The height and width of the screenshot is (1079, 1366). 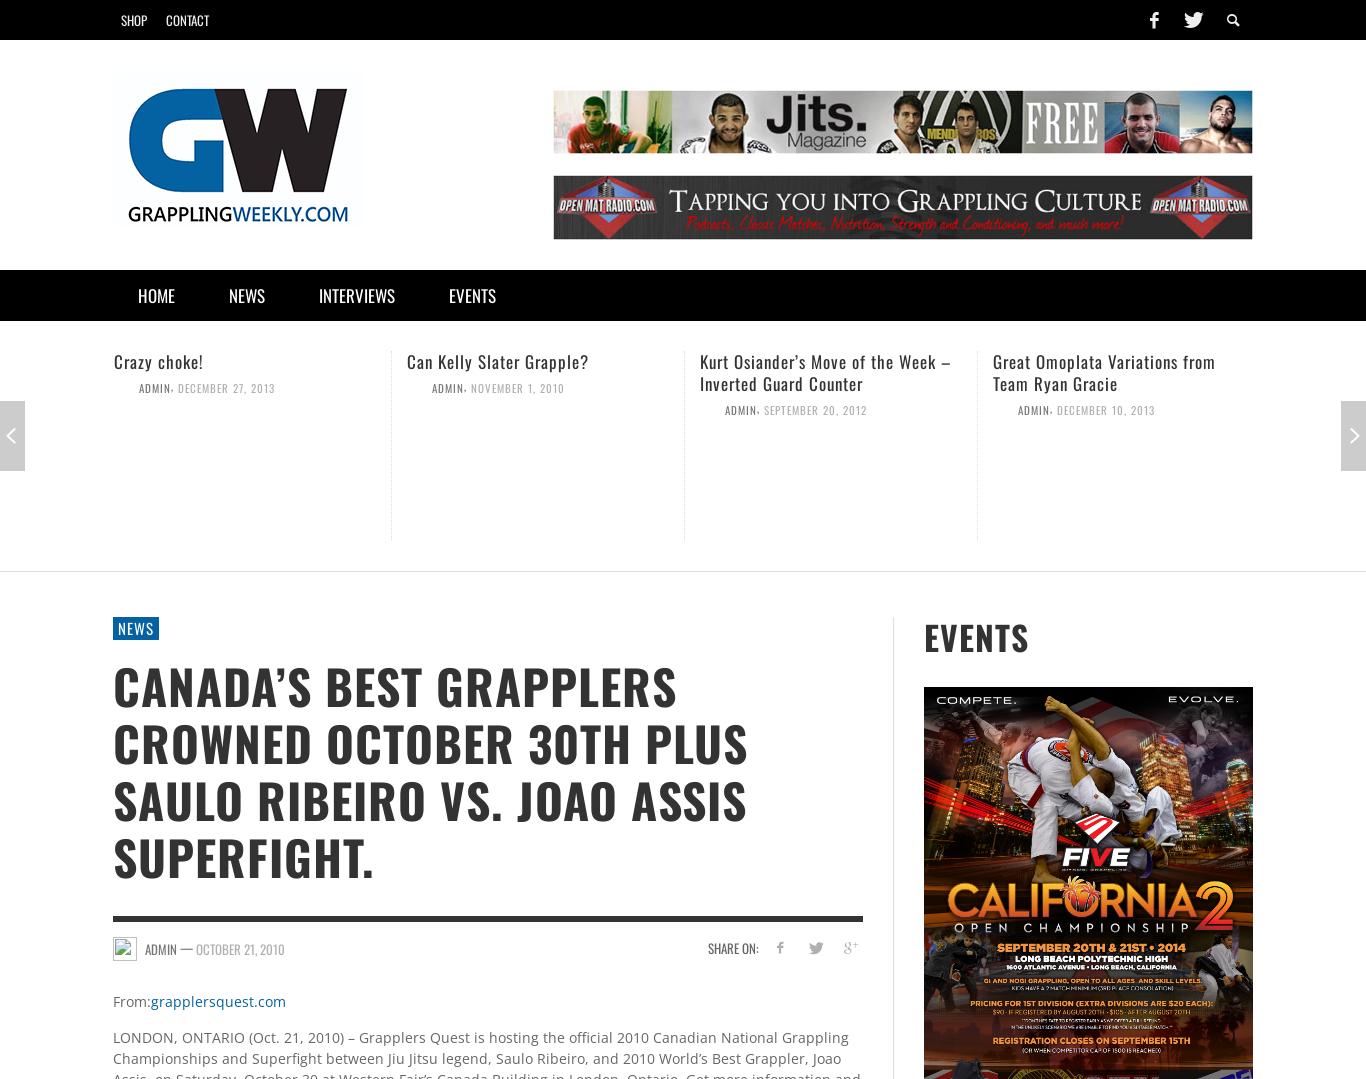 What do you see at coordinates (1056, 408) in the screenshot?
I see `'December 10, 2013'` at bounding box center [1056, 408].